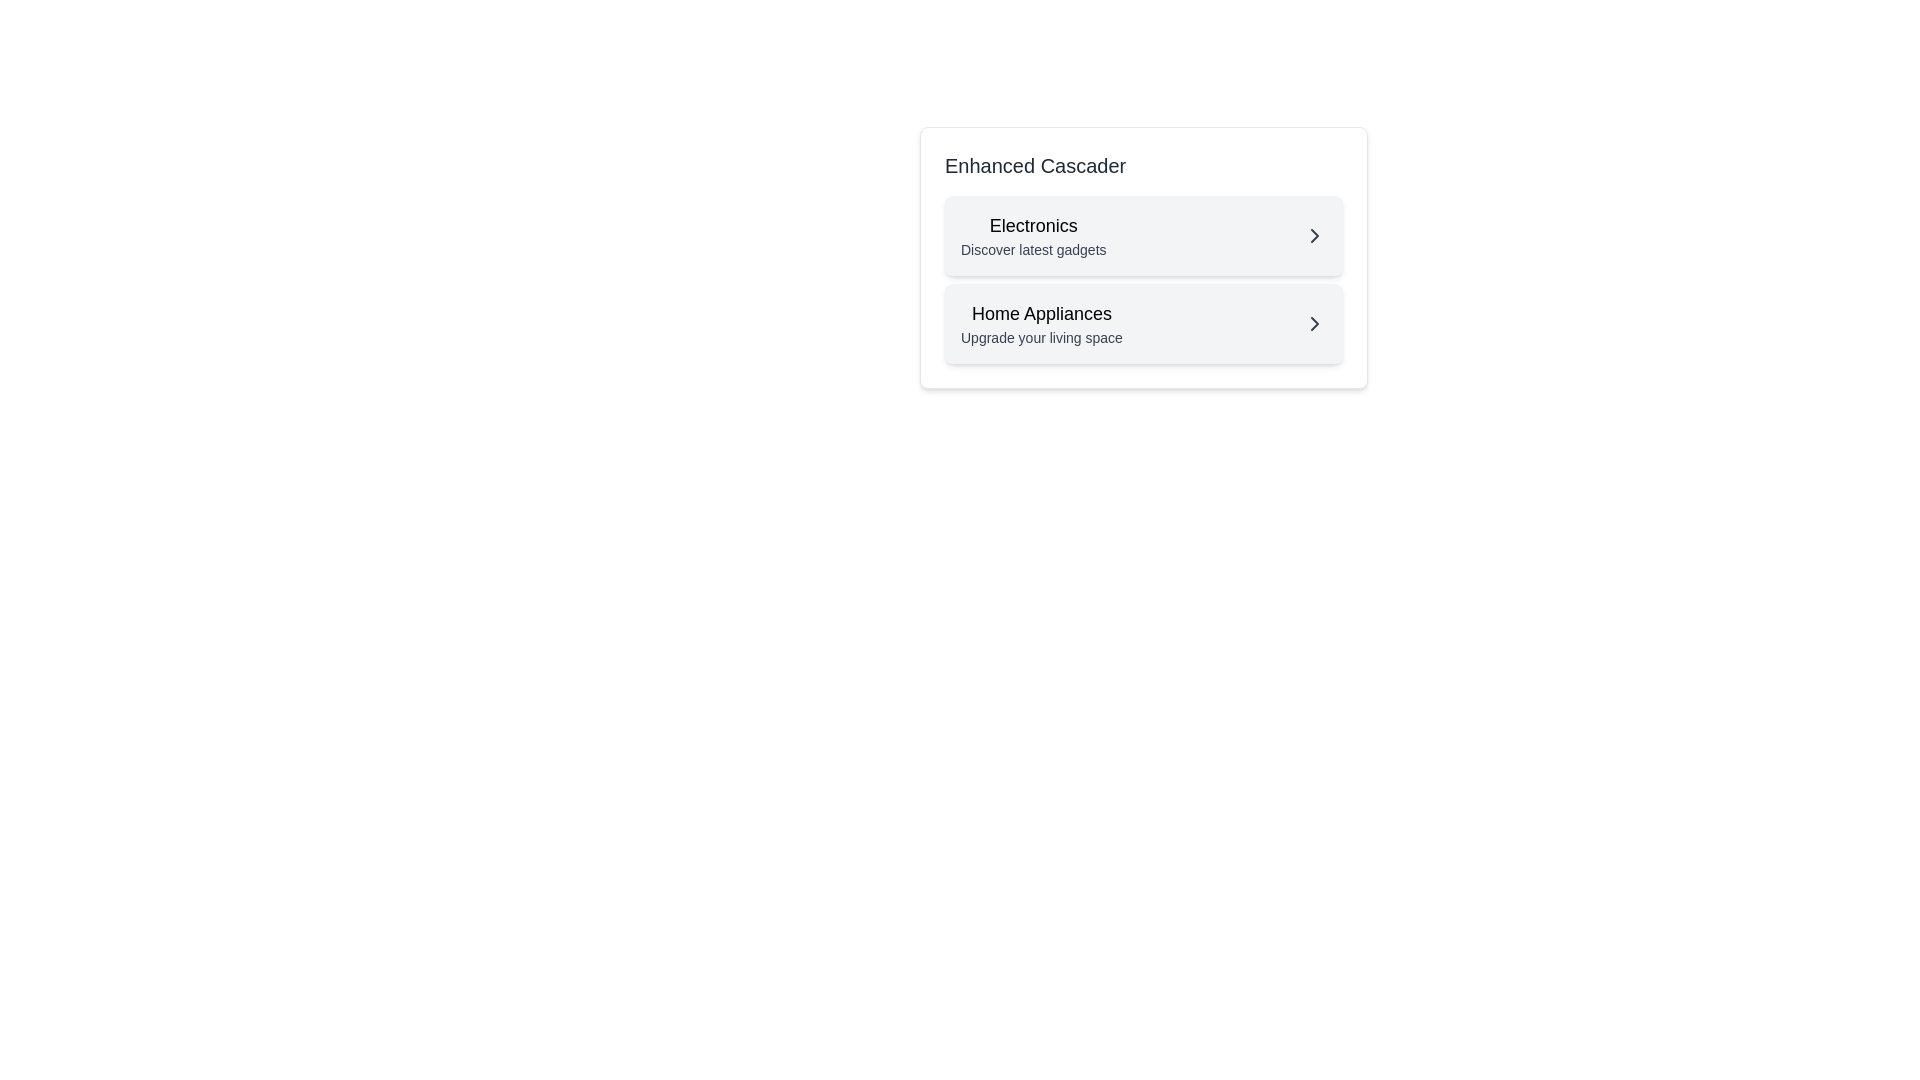 The image size is (1920, 1080). I want to click on the Interactive navigation card labeled 'Electronics' that features a bold title and a rightward chevron icon, positioned within the 'Enhanced Cascader' panel, so click(1143, 257).